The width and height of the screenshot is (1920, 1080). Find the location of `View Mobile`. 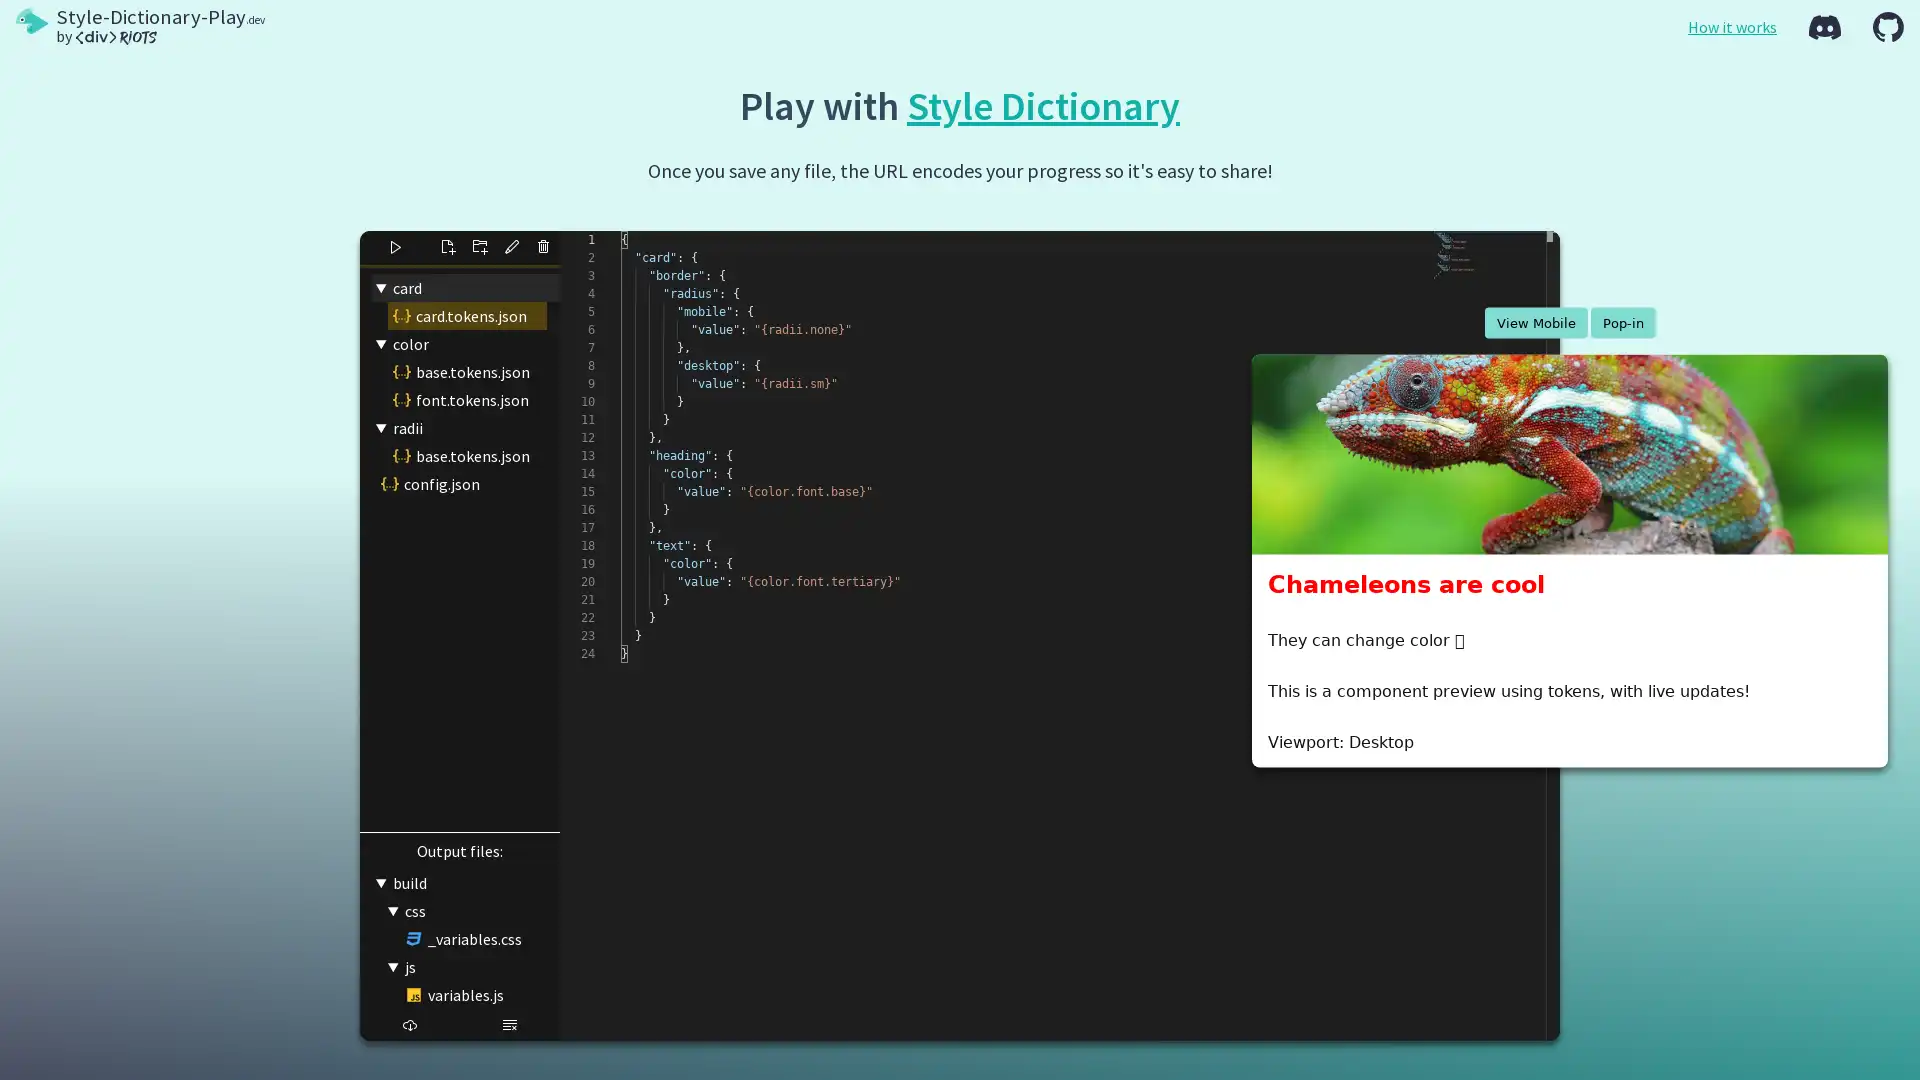

View Mobile is located at coordinates (1534, 321).